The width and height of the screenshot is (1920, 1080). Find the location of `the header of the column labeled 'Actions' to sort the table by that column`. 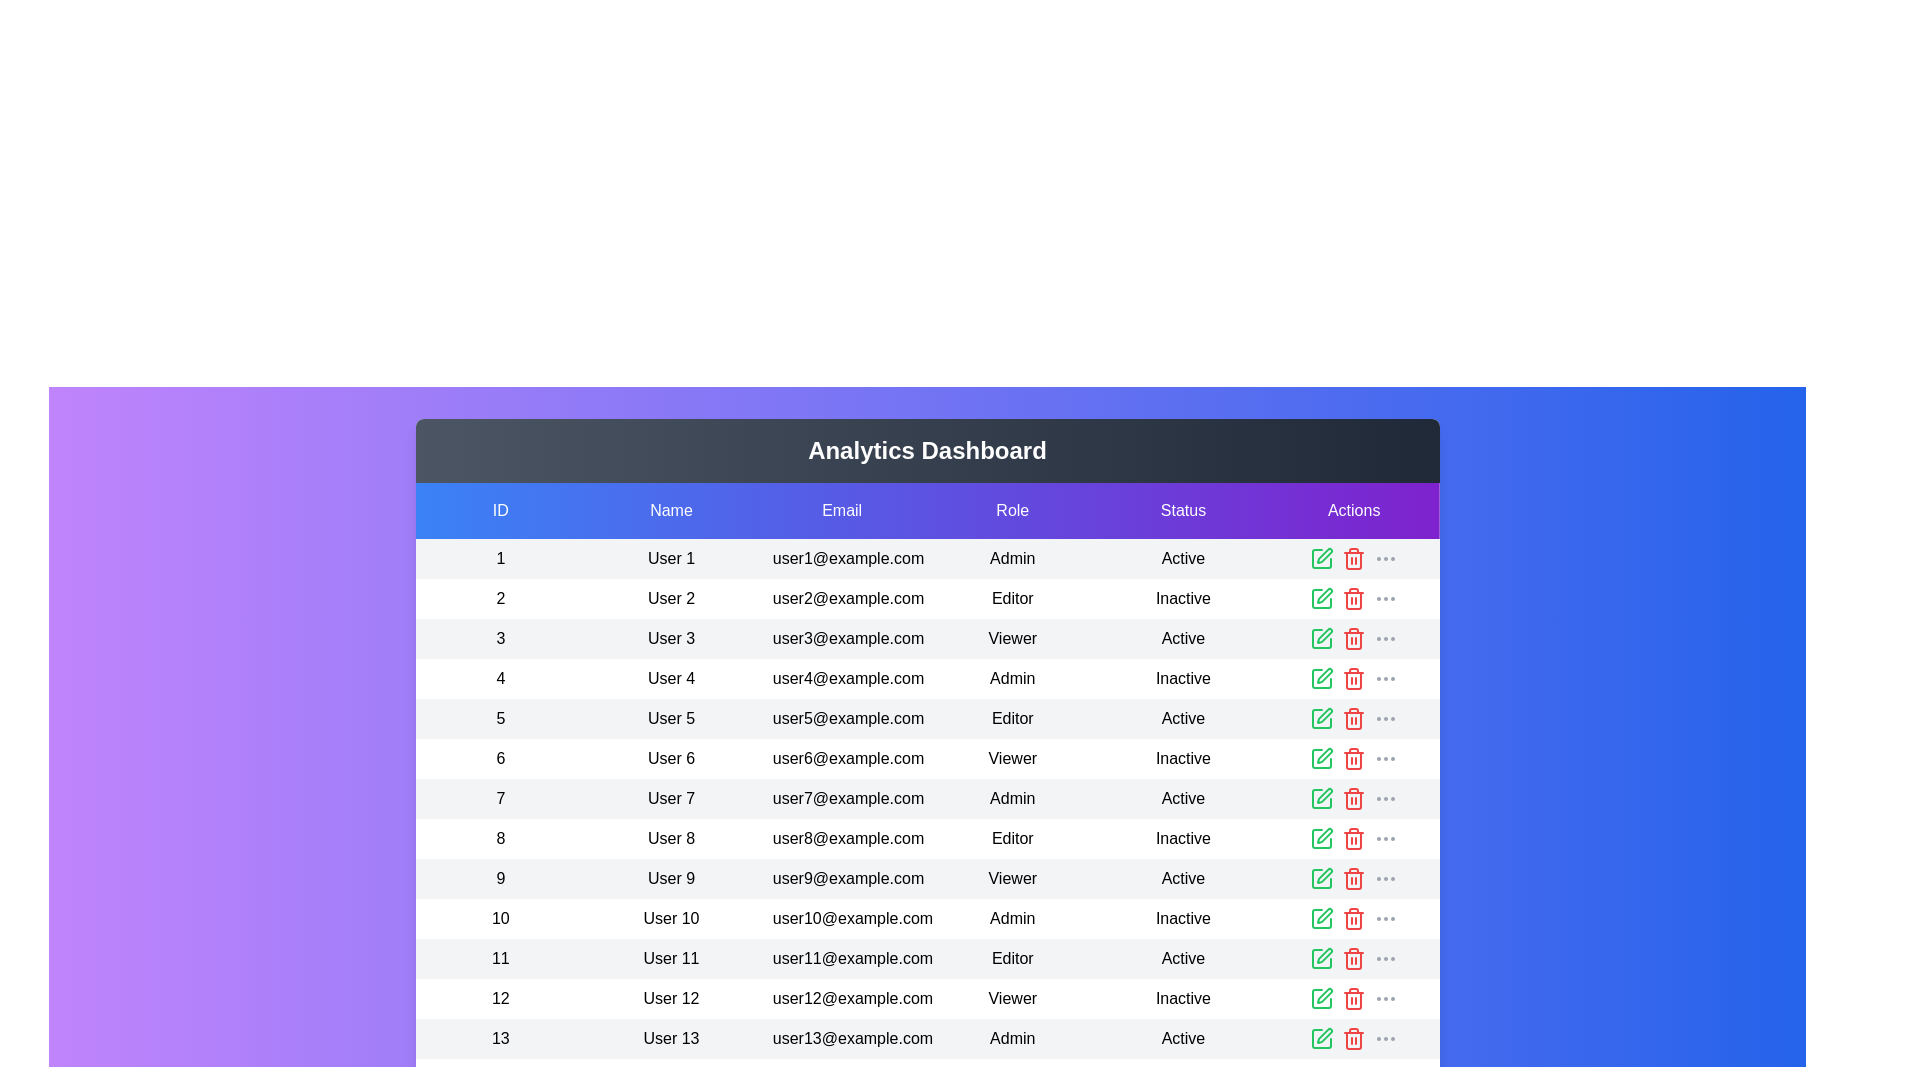

the header of the column labeled 'Actions' to sort the table by that column is located at coordinates (1354, 509).